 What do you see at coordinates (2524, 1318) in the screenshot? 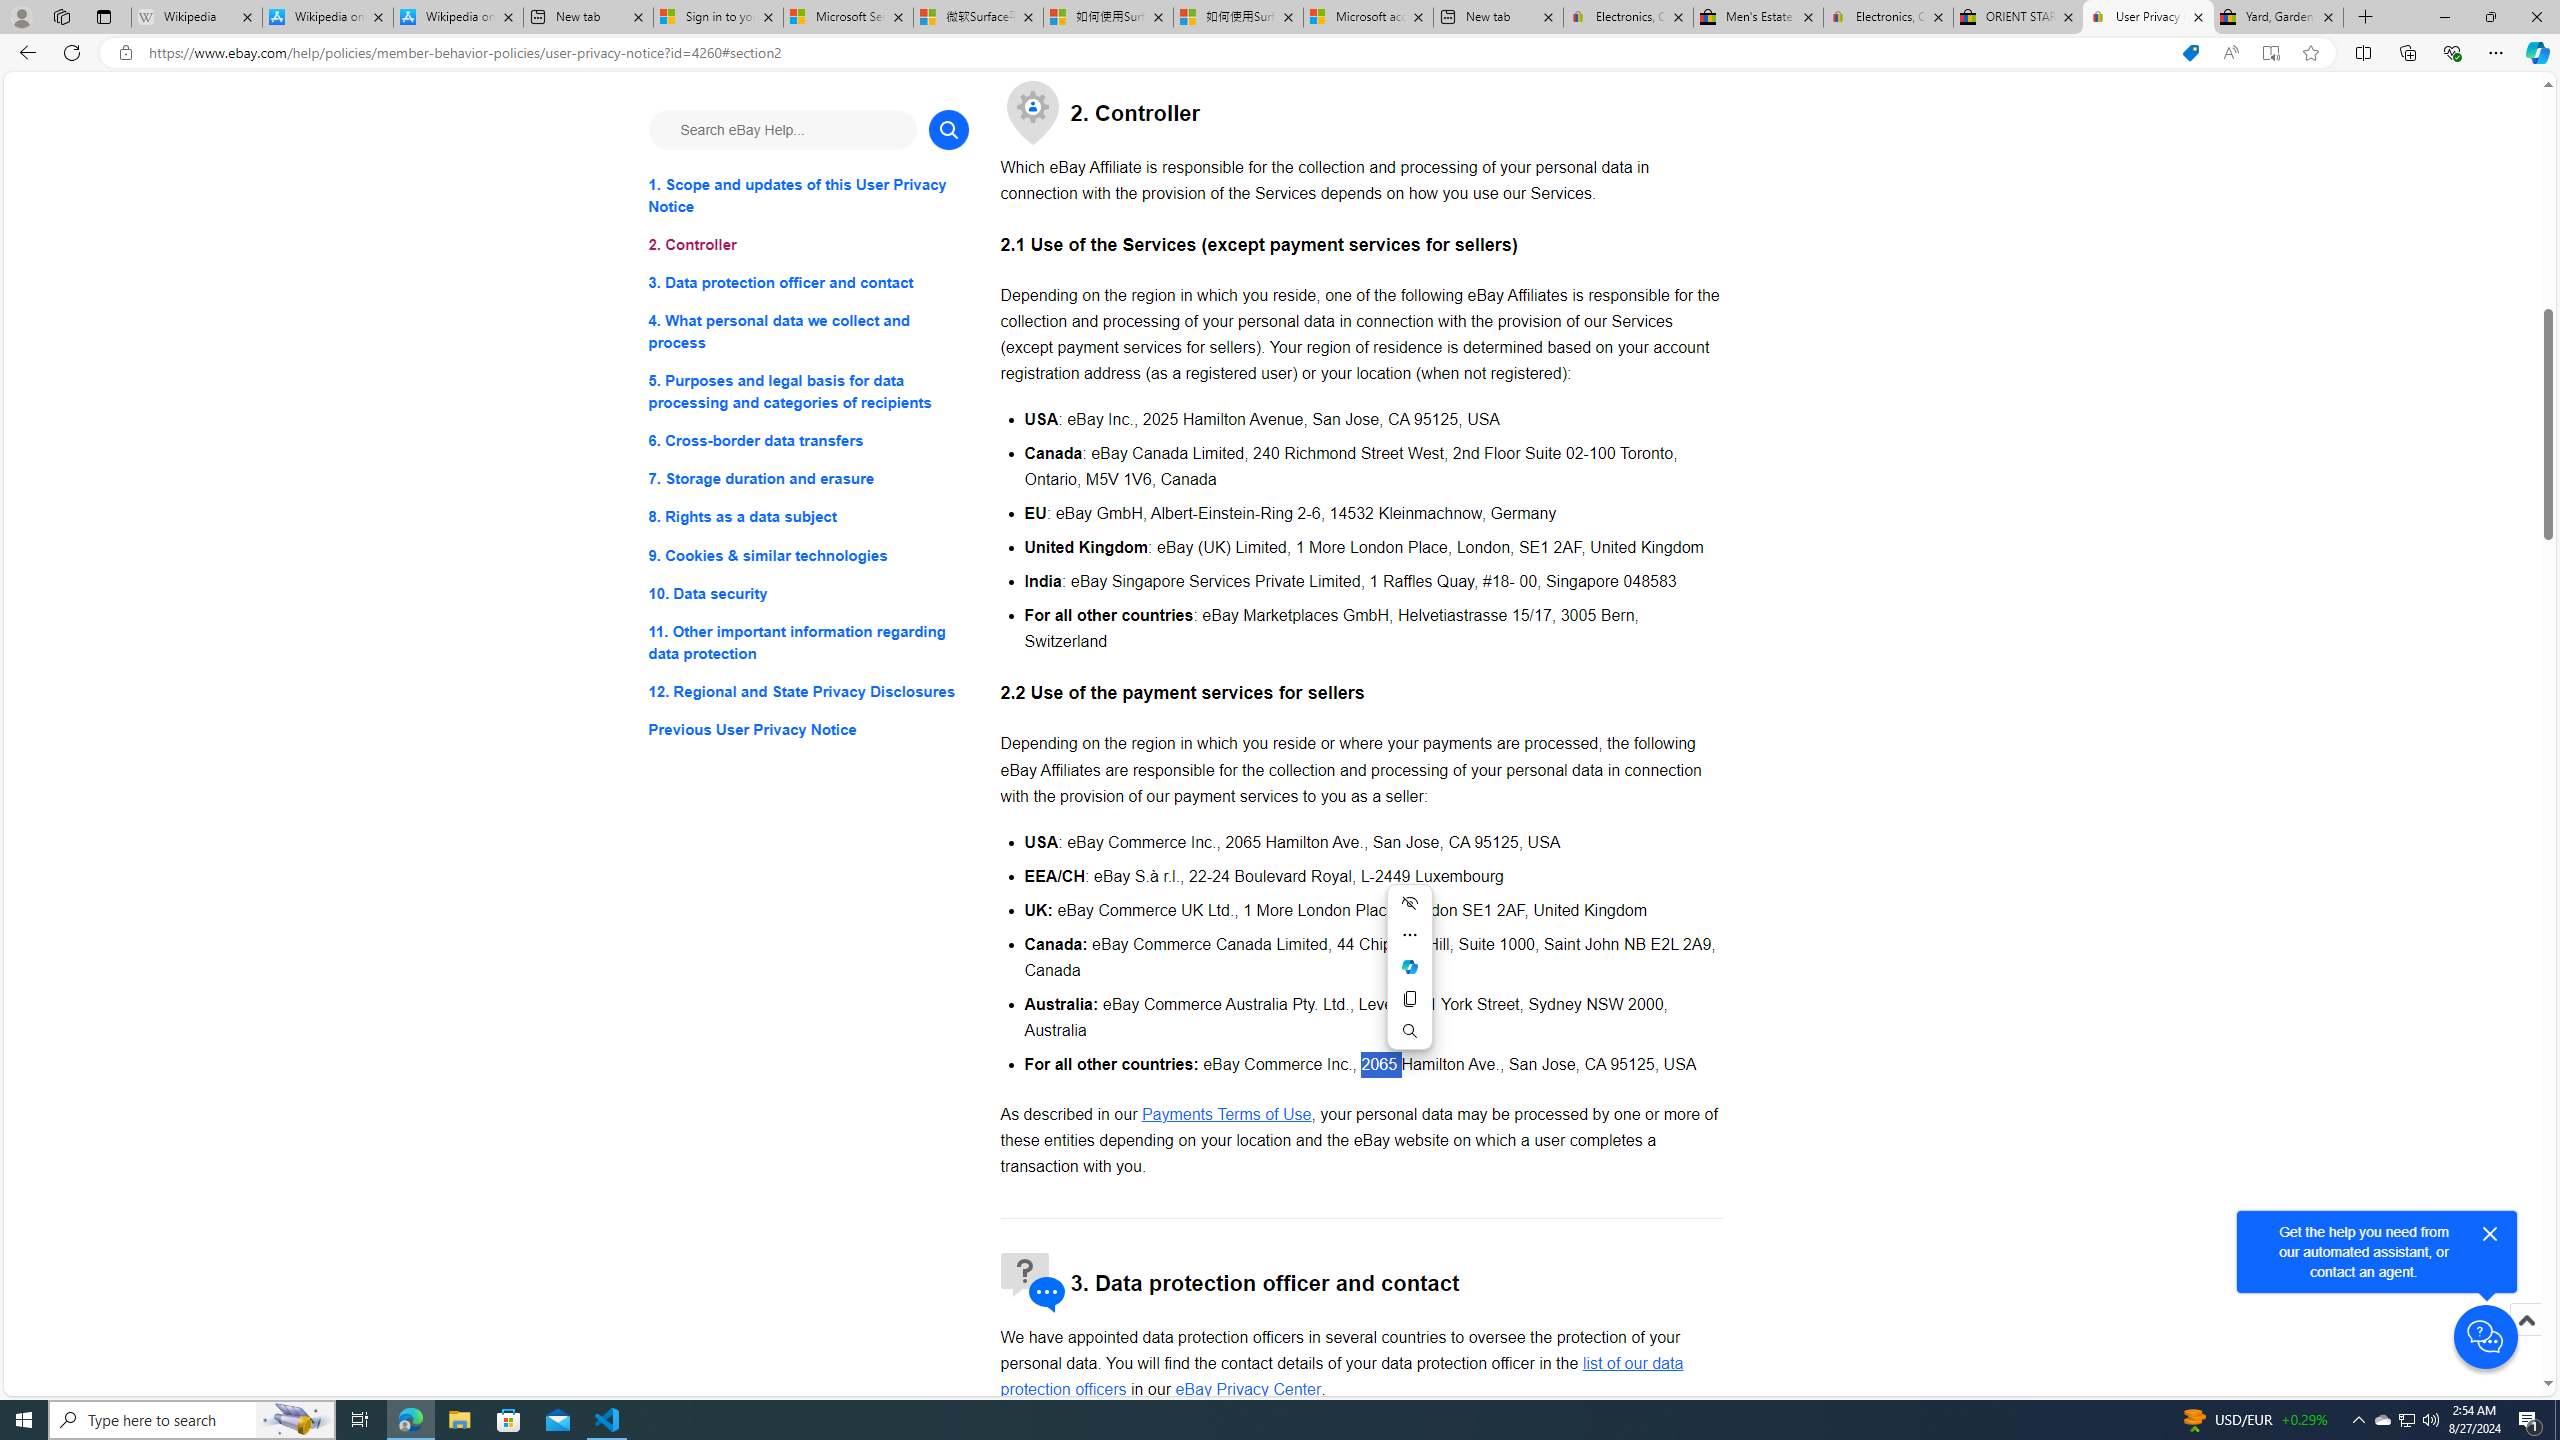
I see `'Scroll to top'` at bounding box center [2524, 1318].